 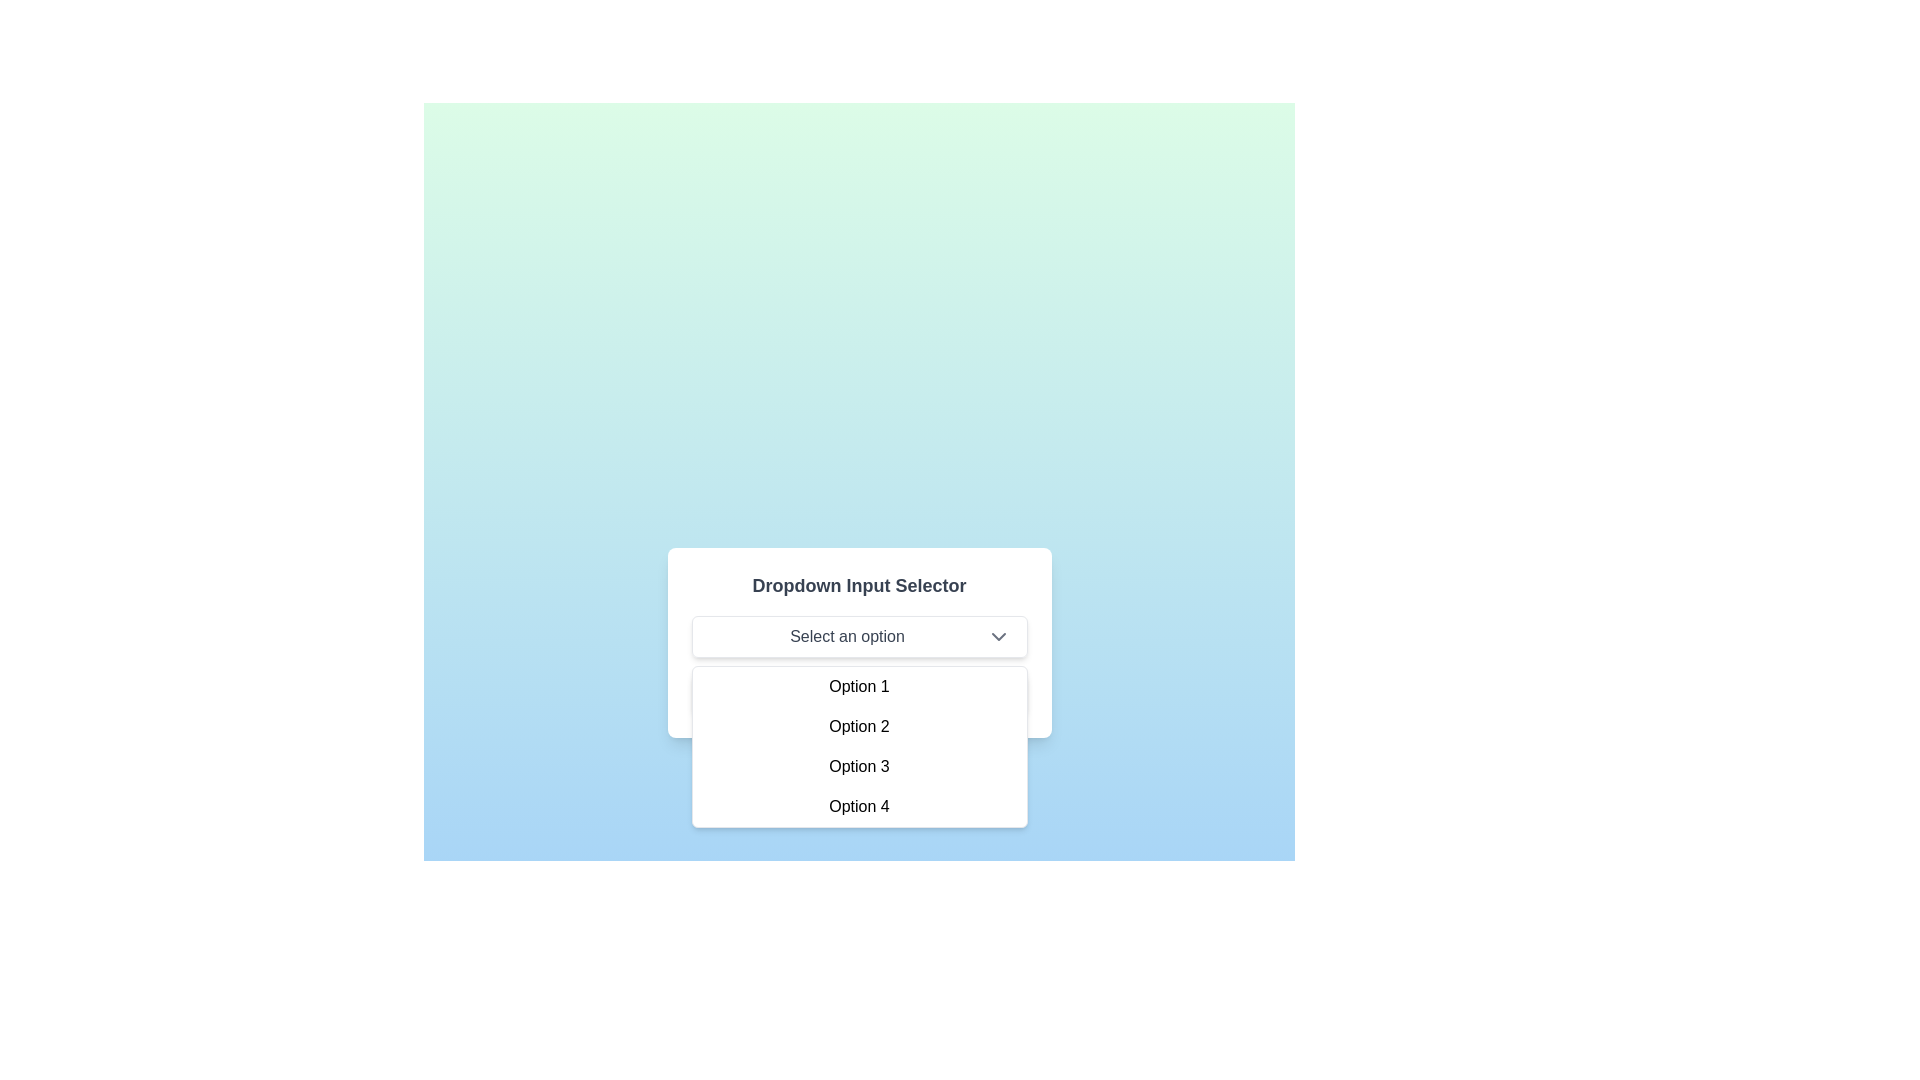 I want to click on the third selectable choice in the dropdown menu, which visually indicates one of the menu options but is non-interactive, so click(x=859, y=766).